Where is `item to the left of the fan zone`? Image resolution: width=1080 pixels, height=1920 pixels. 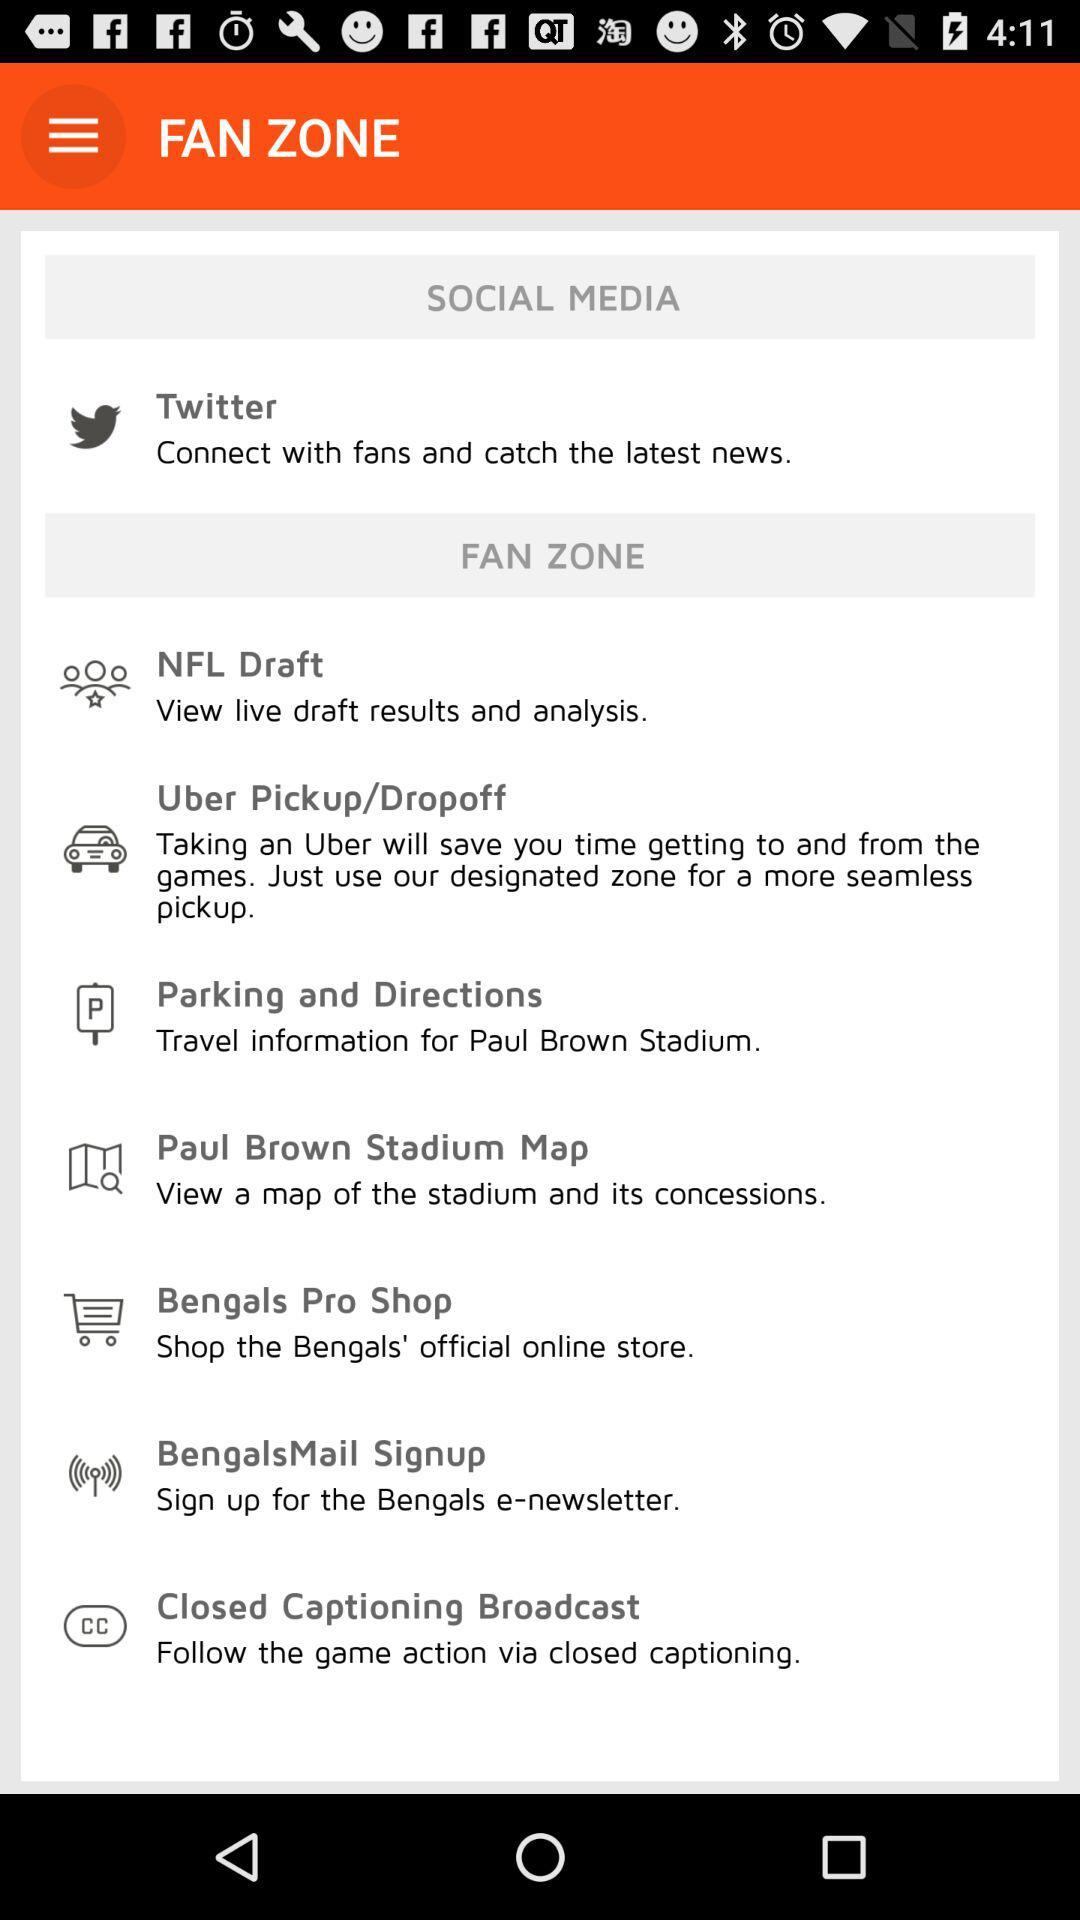 item to the left of the fan zone is located at coordinates (72, 135).